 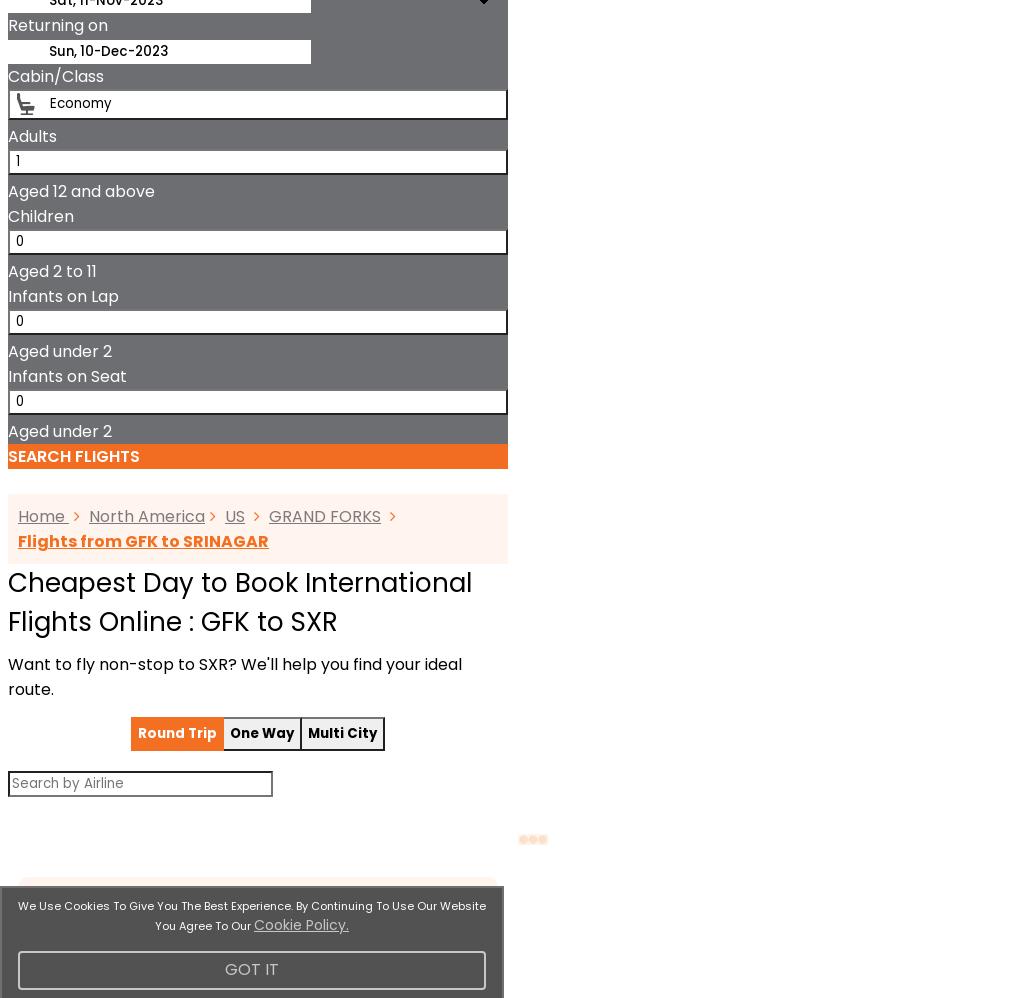 What do you see at coordinates (148, 24) in the screenshot?
I see `'Book flights from GFK to SXR at 04:45 AM with'` at bounding box center [148, 24].